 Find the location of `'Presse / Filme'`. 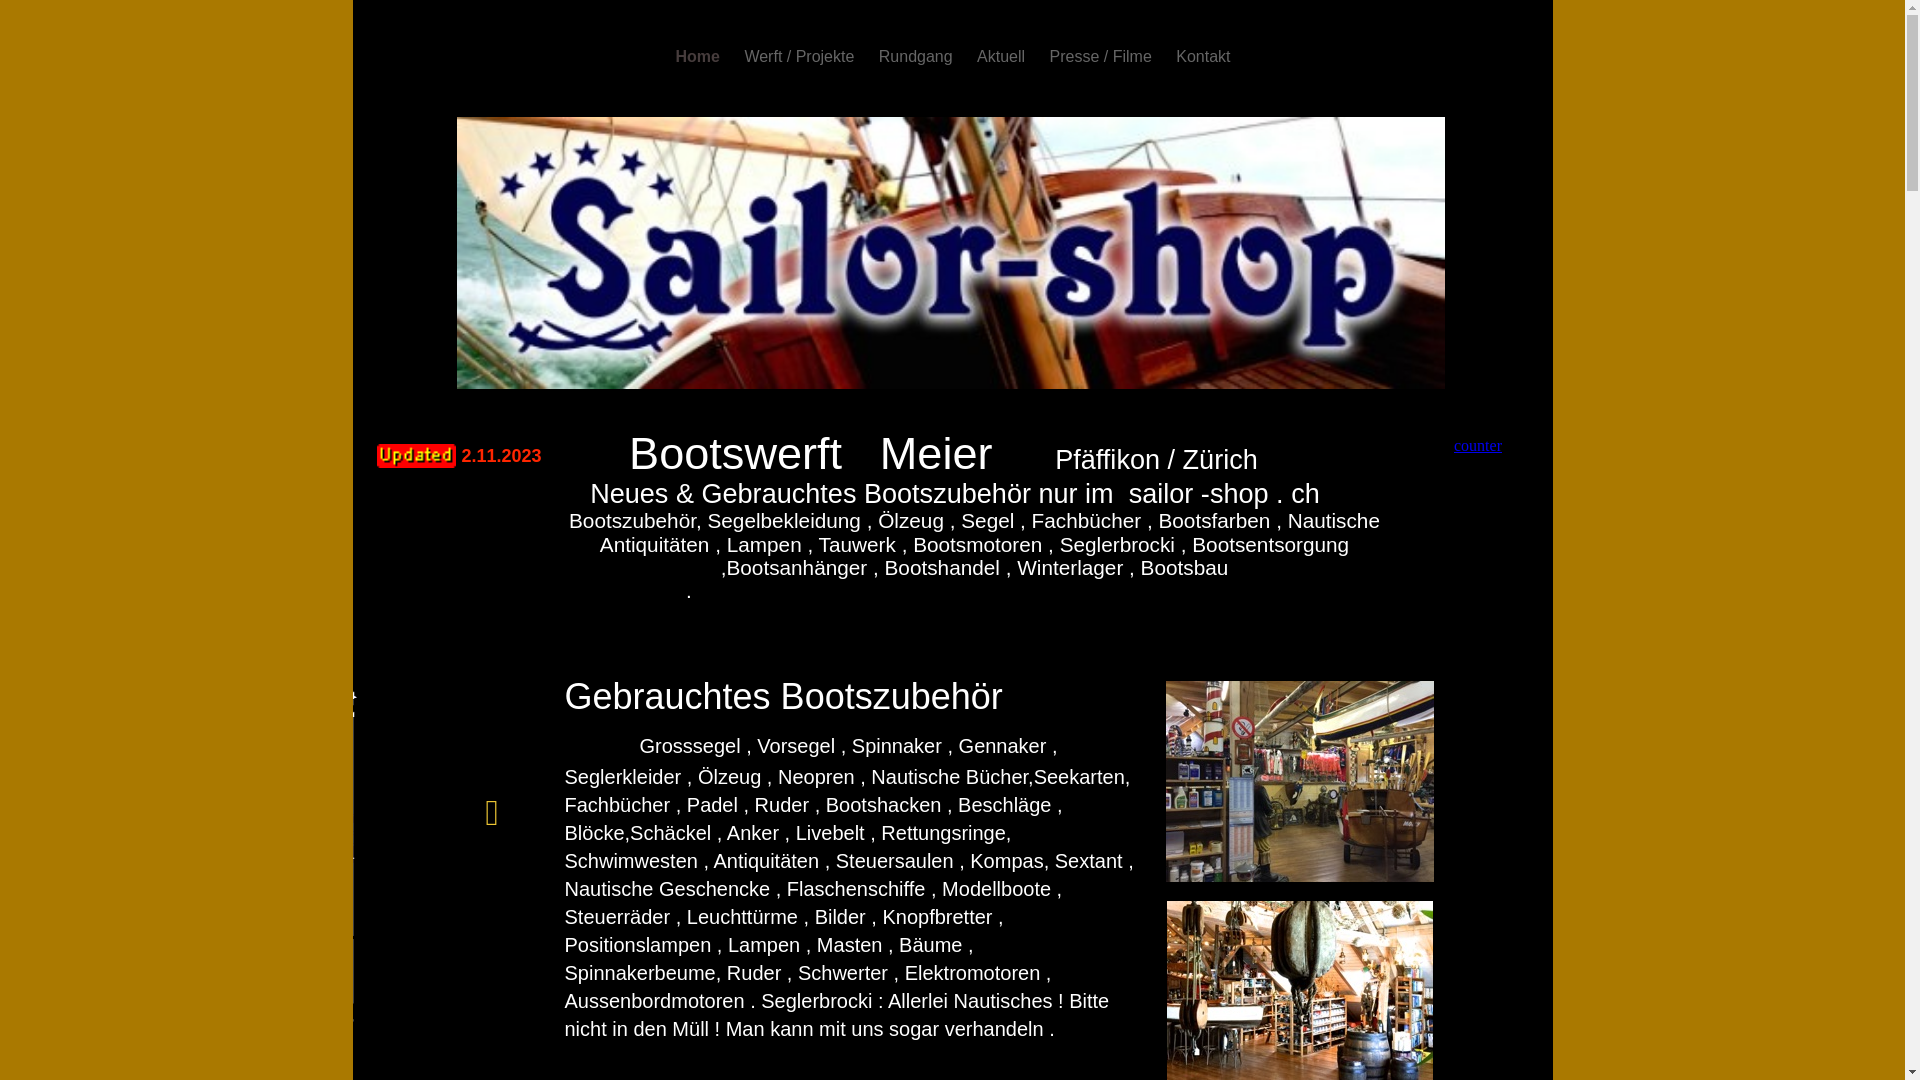

'Presse / Filme' is located at coordinates (1049, 55).